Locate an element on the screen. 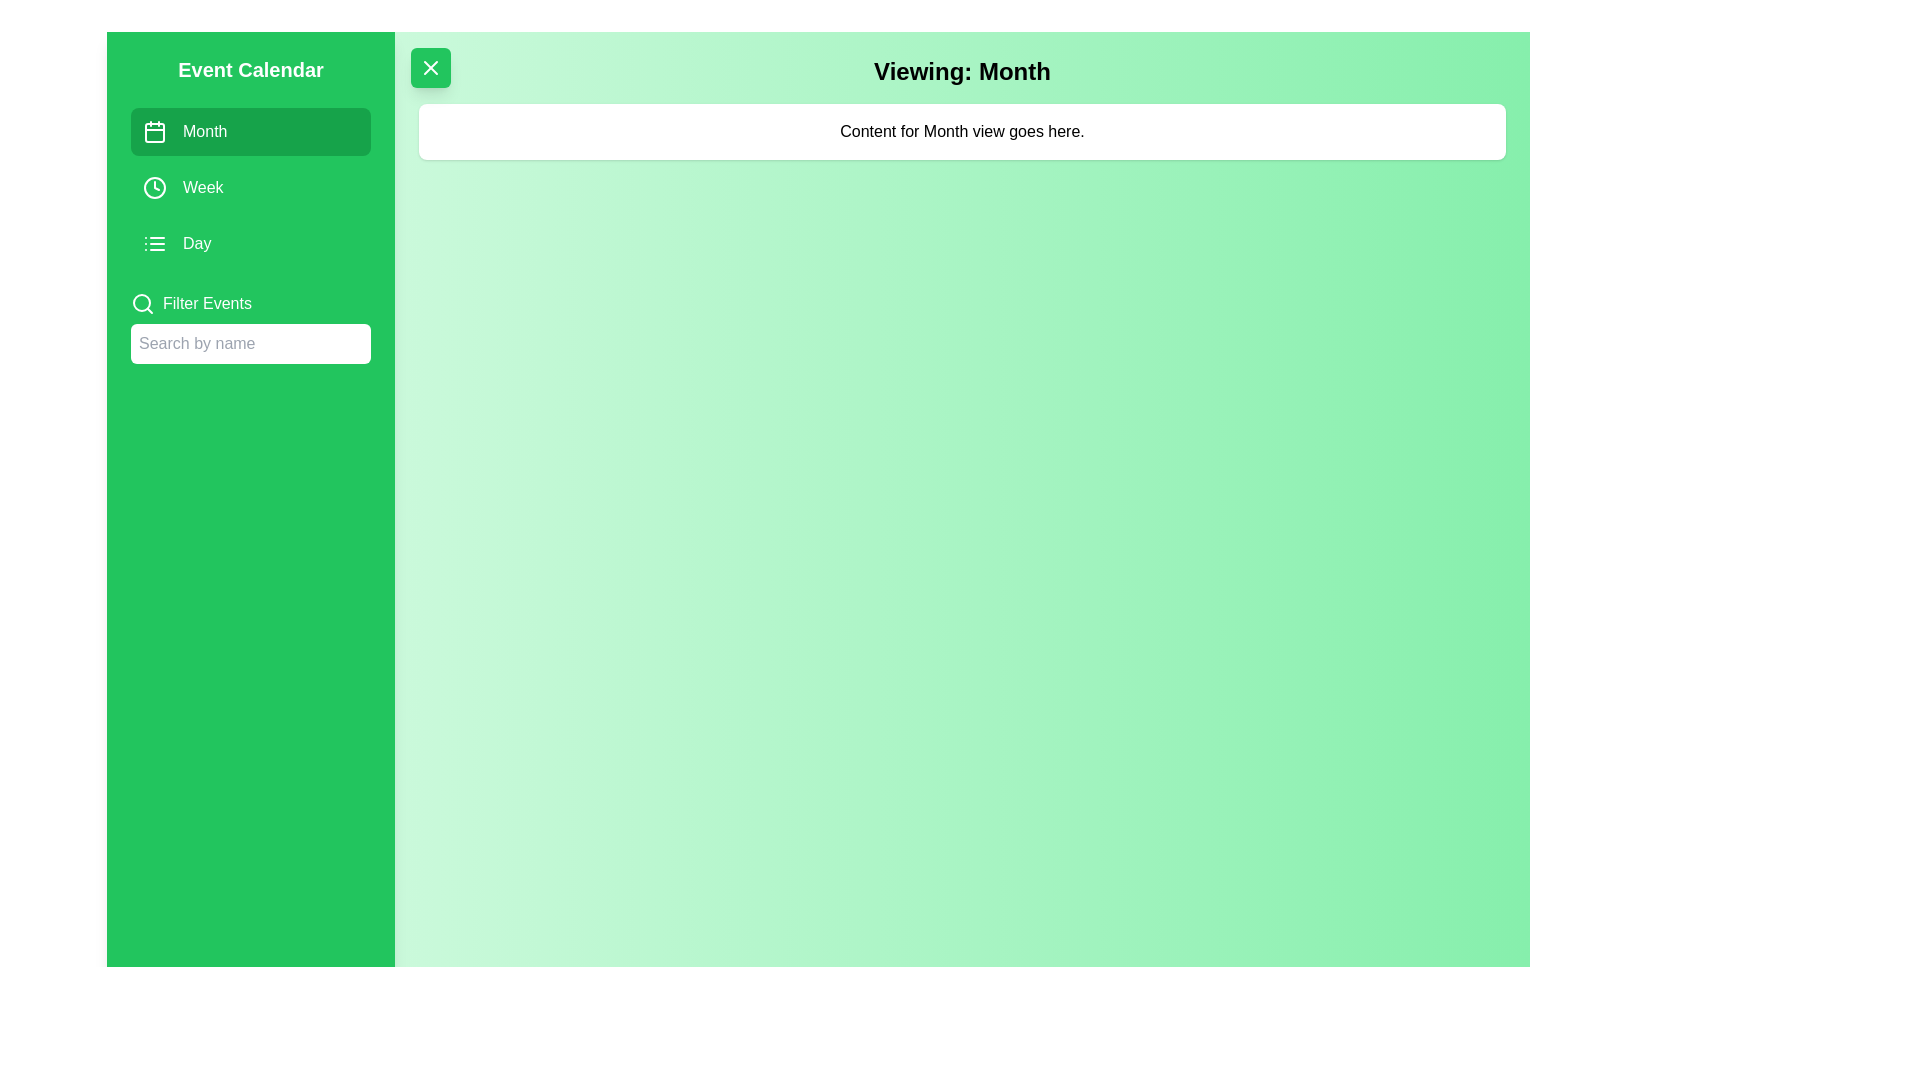 The height and width of the screenshot is (1080, 1920). the Week view in the calendar is located at coordinates (249, 188).